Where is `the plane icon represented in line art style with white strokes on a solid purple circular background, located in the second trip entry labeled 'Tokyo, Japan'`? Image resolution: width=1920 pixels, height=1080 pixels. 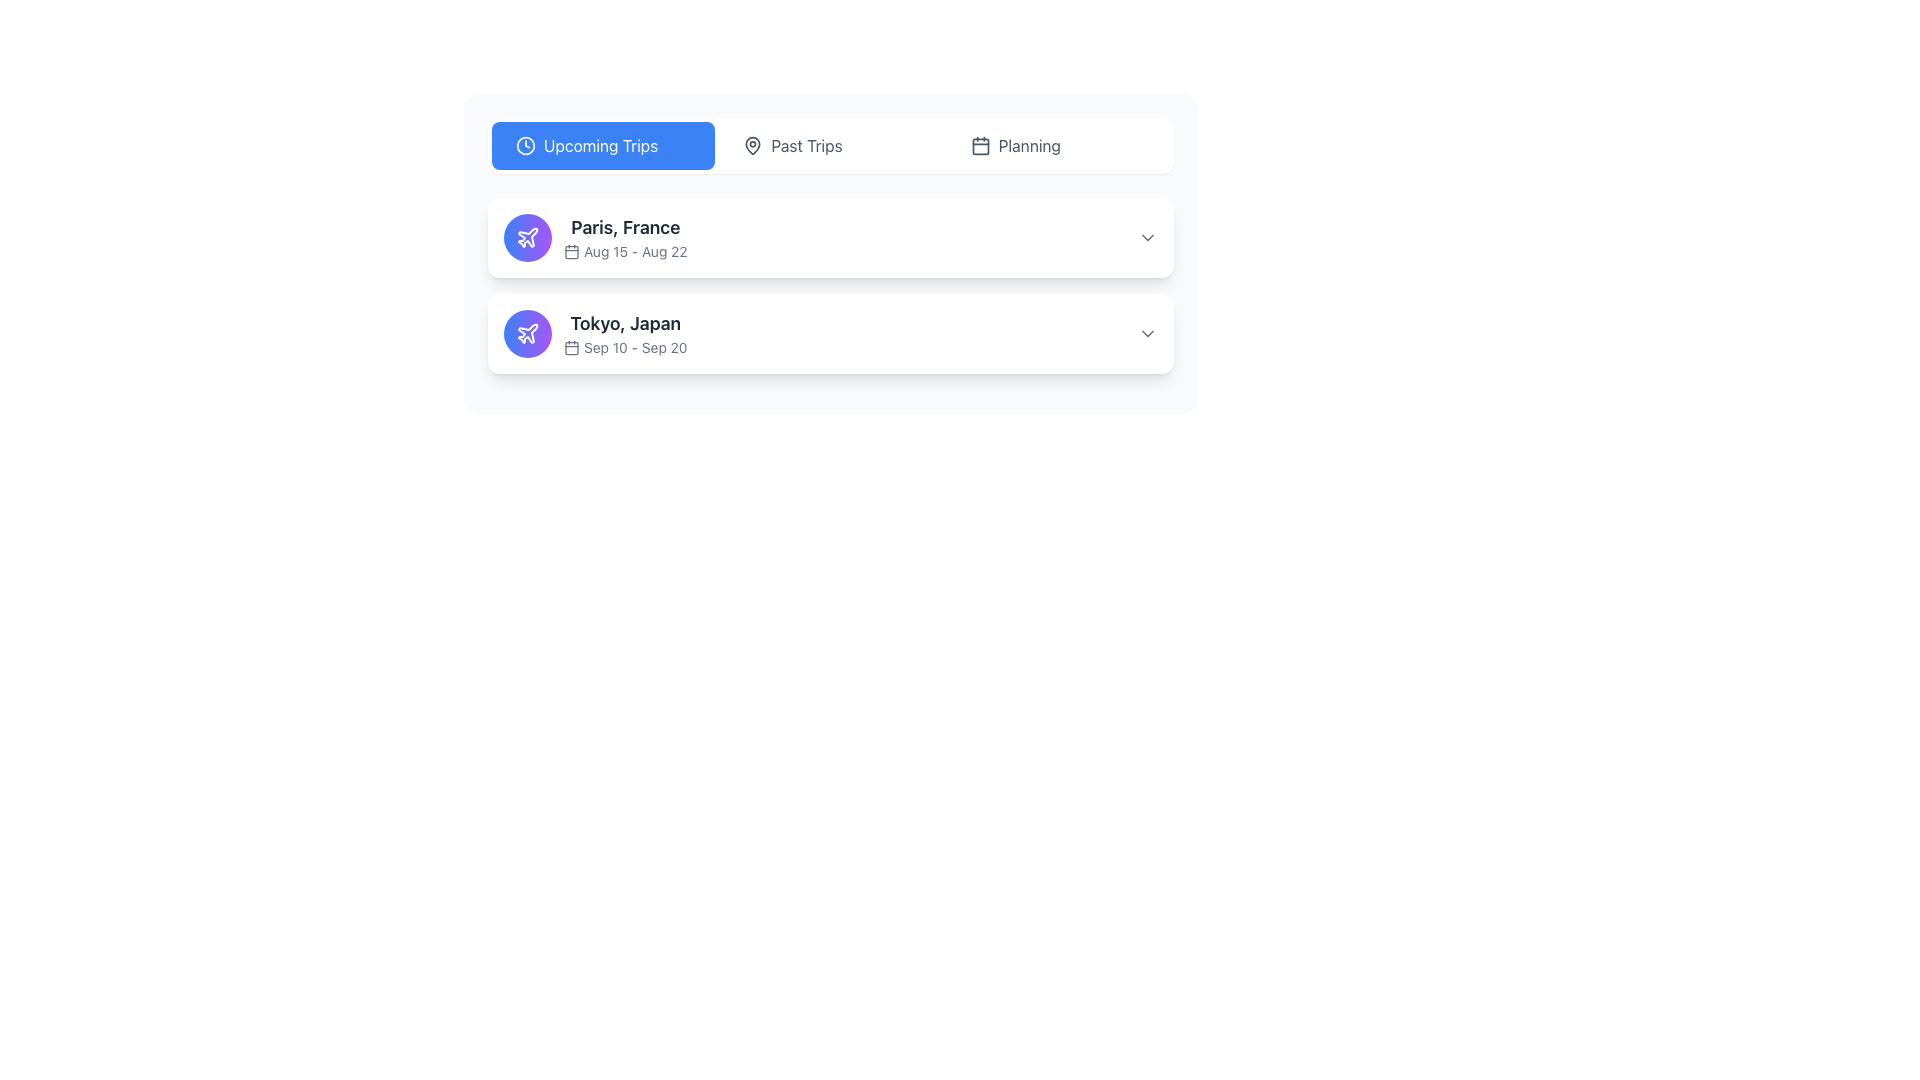 the plane icon represented in line art style with white strokes on a solid purple circular background, located in the second trip entry labeled 'Tokyo, Japan' is located at coordinates (528, 236).